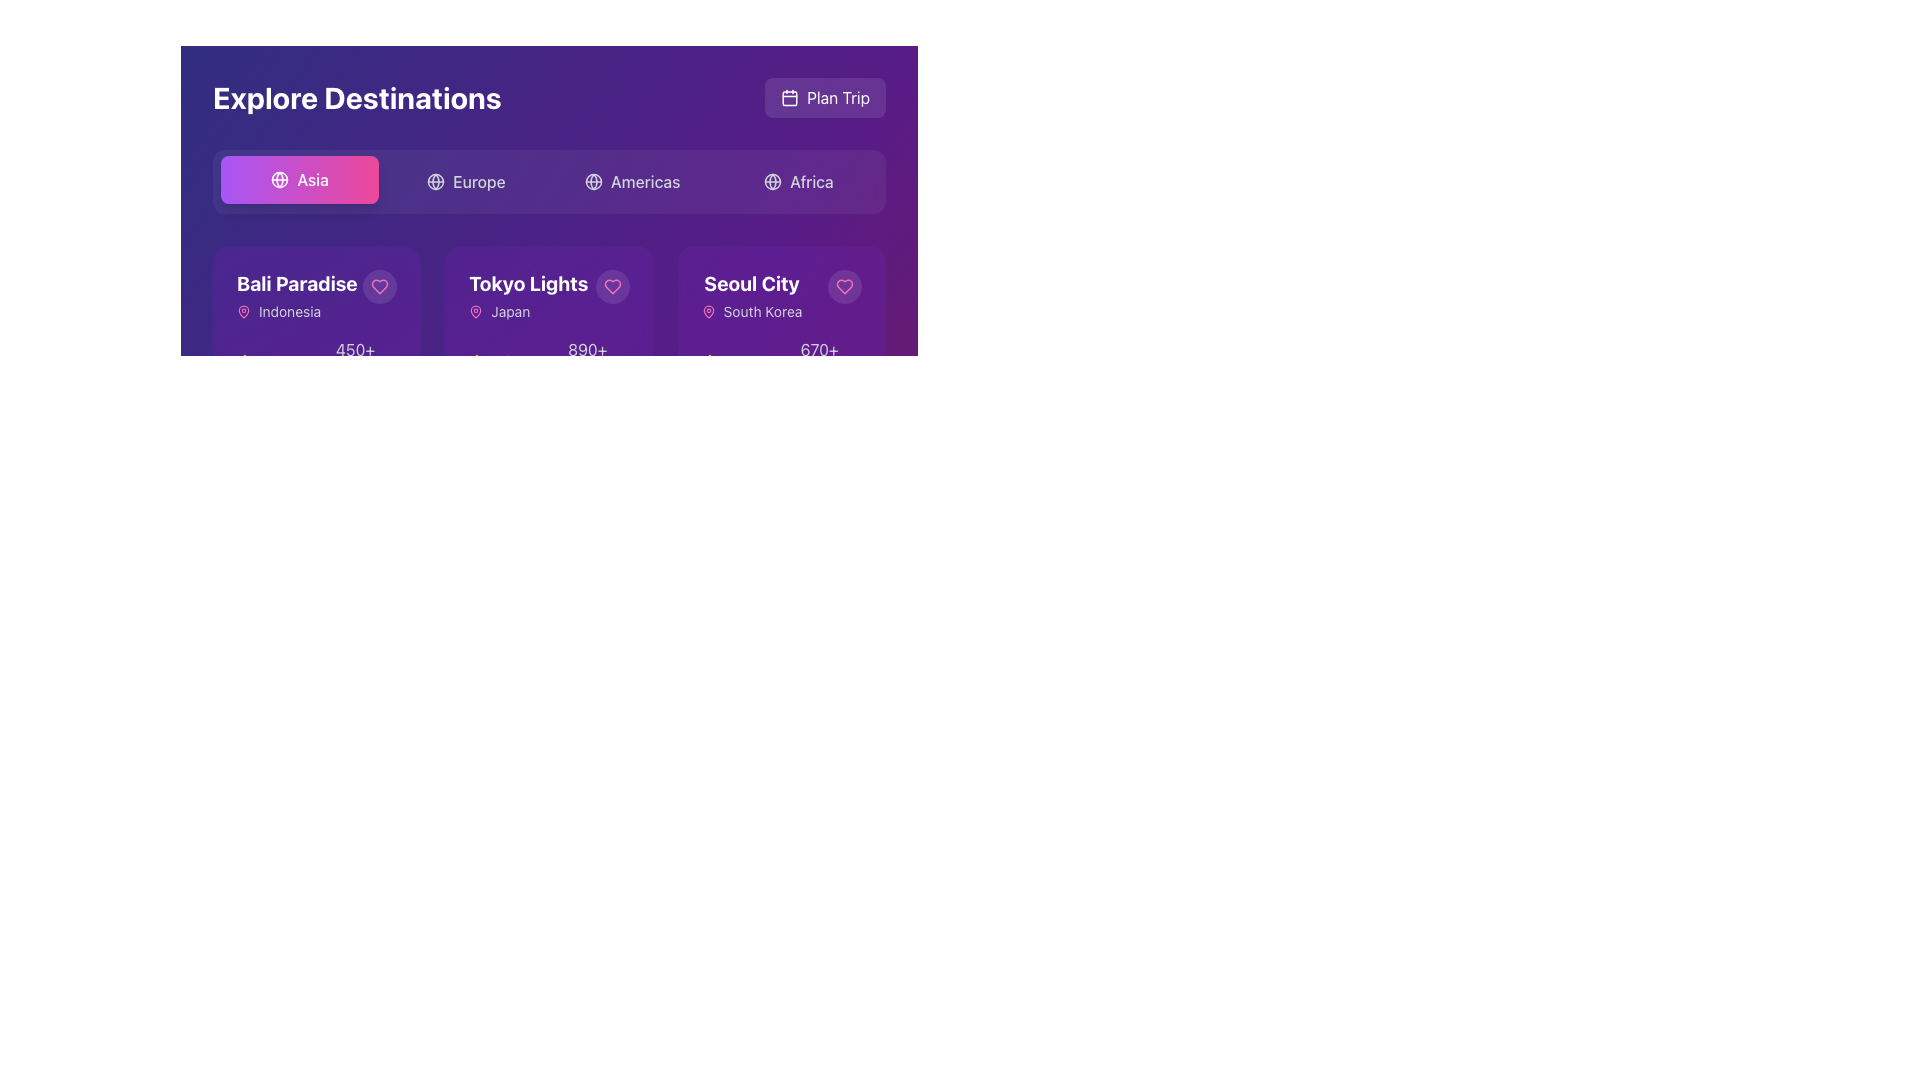 The height and width of the screenshot is (1080, 1920). I want to click on the heart icon styled as an outline with a pink stroke, located within a circular button at the top-center of the 'Bali Paradise' card, so click(380, 286).